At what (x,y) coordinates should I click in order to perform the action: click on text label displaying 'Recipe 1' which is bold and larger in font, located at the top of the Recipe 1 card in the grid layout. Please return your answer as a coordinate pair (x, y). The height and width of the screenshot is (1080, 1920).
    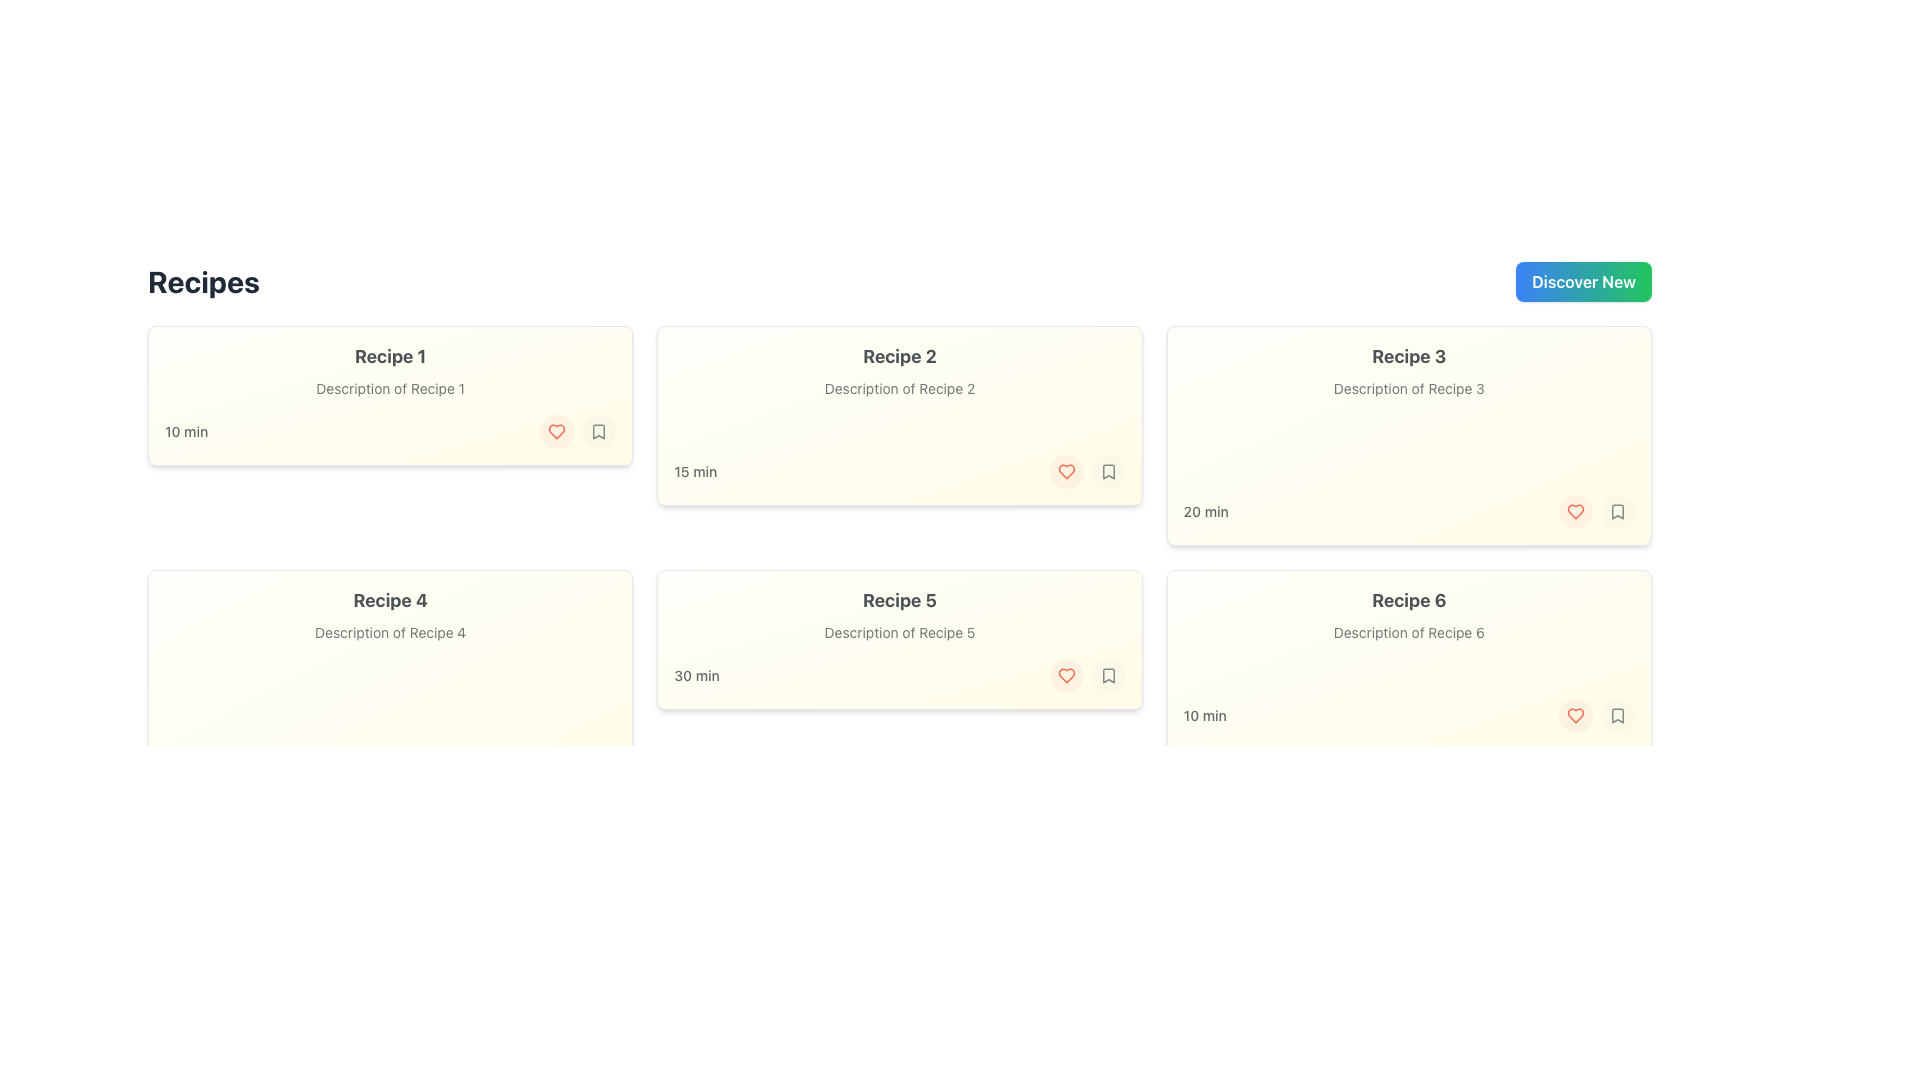
    Looking at the image, I should click on (390, 356).